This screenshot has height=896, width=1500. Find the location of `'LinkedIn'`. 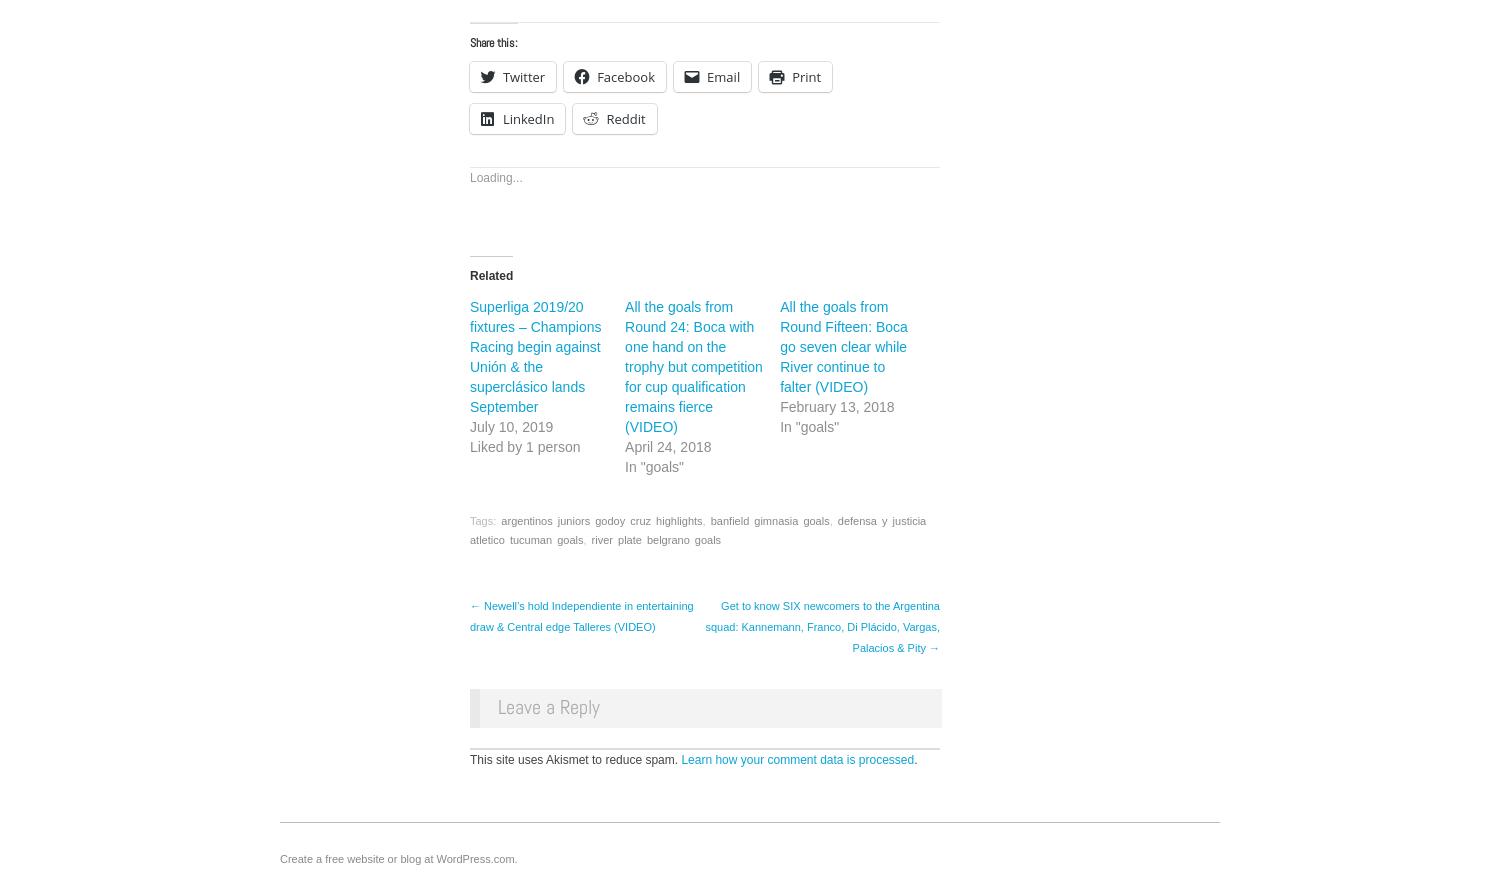

'LinkedIn' is located at coordinates (528, 118).